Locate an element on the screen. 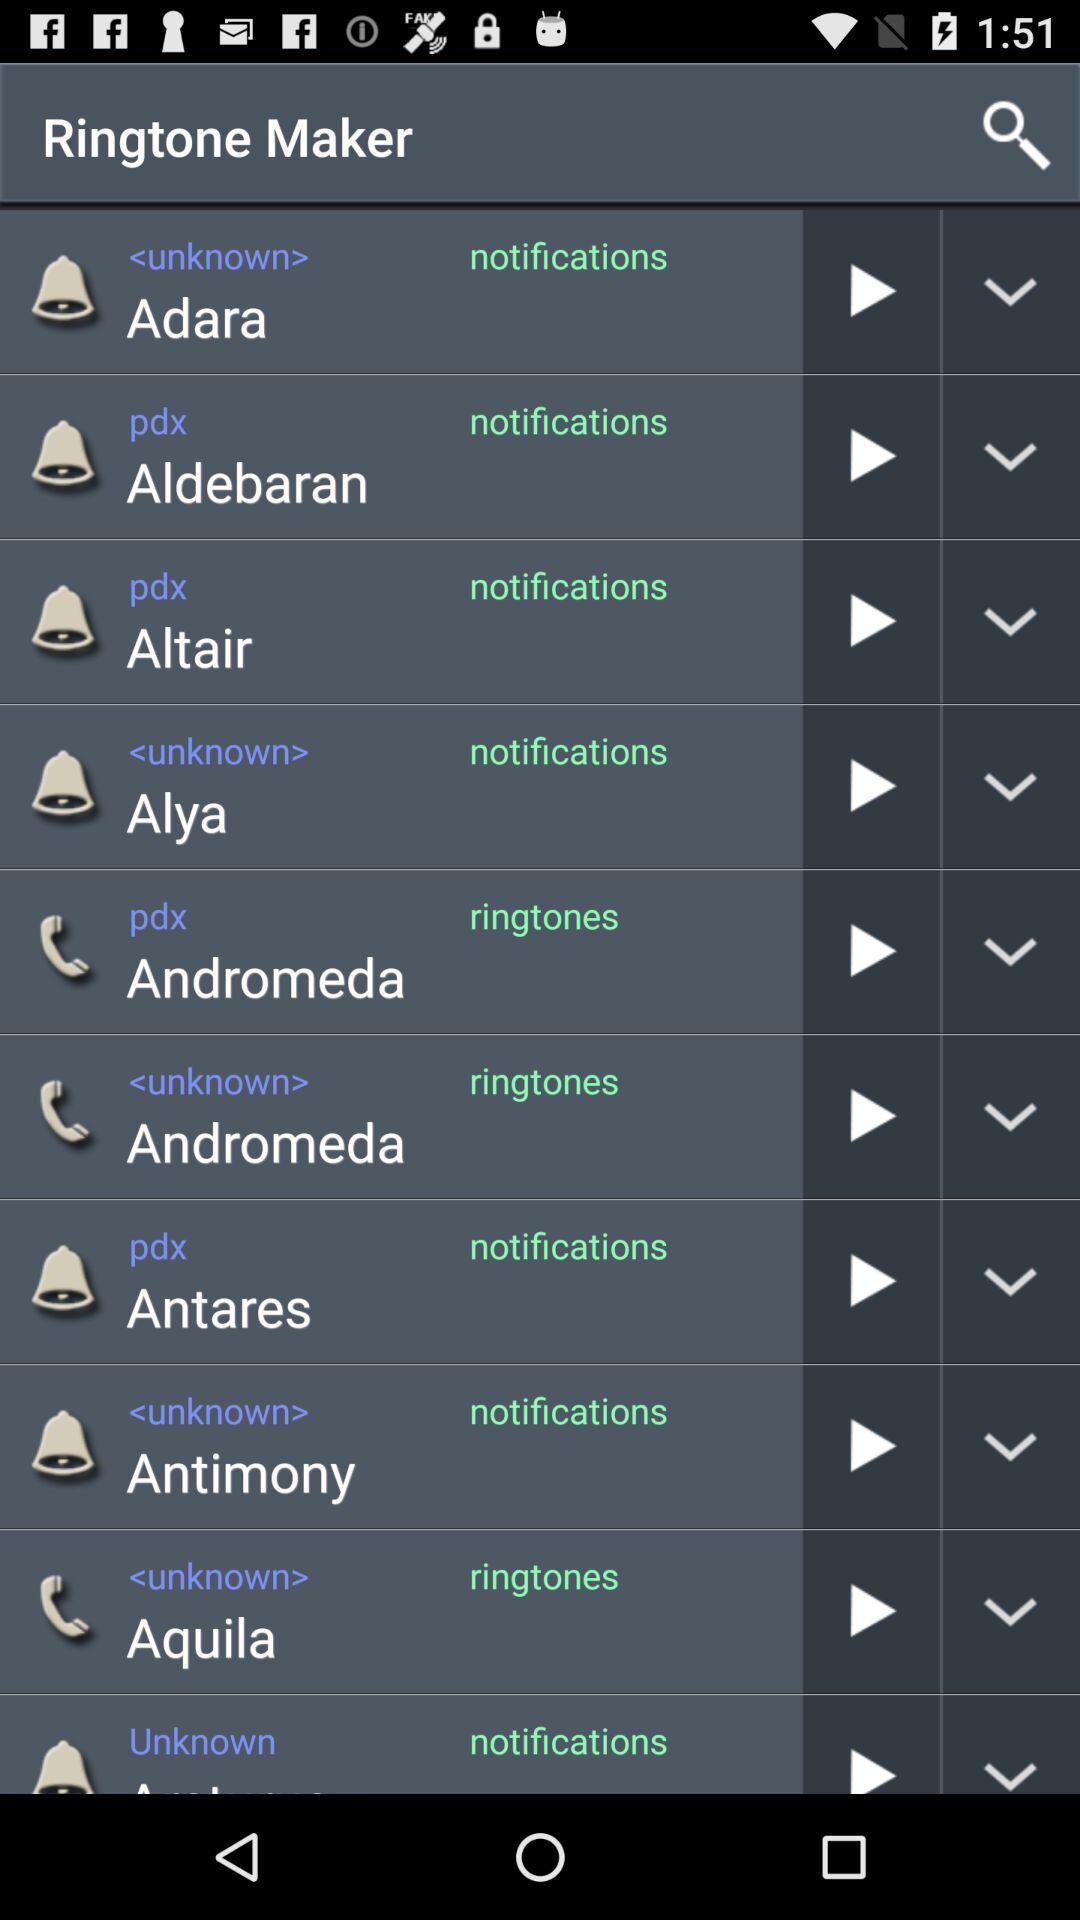 This screenshot has height=1920, width=1080. display call info is located at coordinates (1011, 1115).